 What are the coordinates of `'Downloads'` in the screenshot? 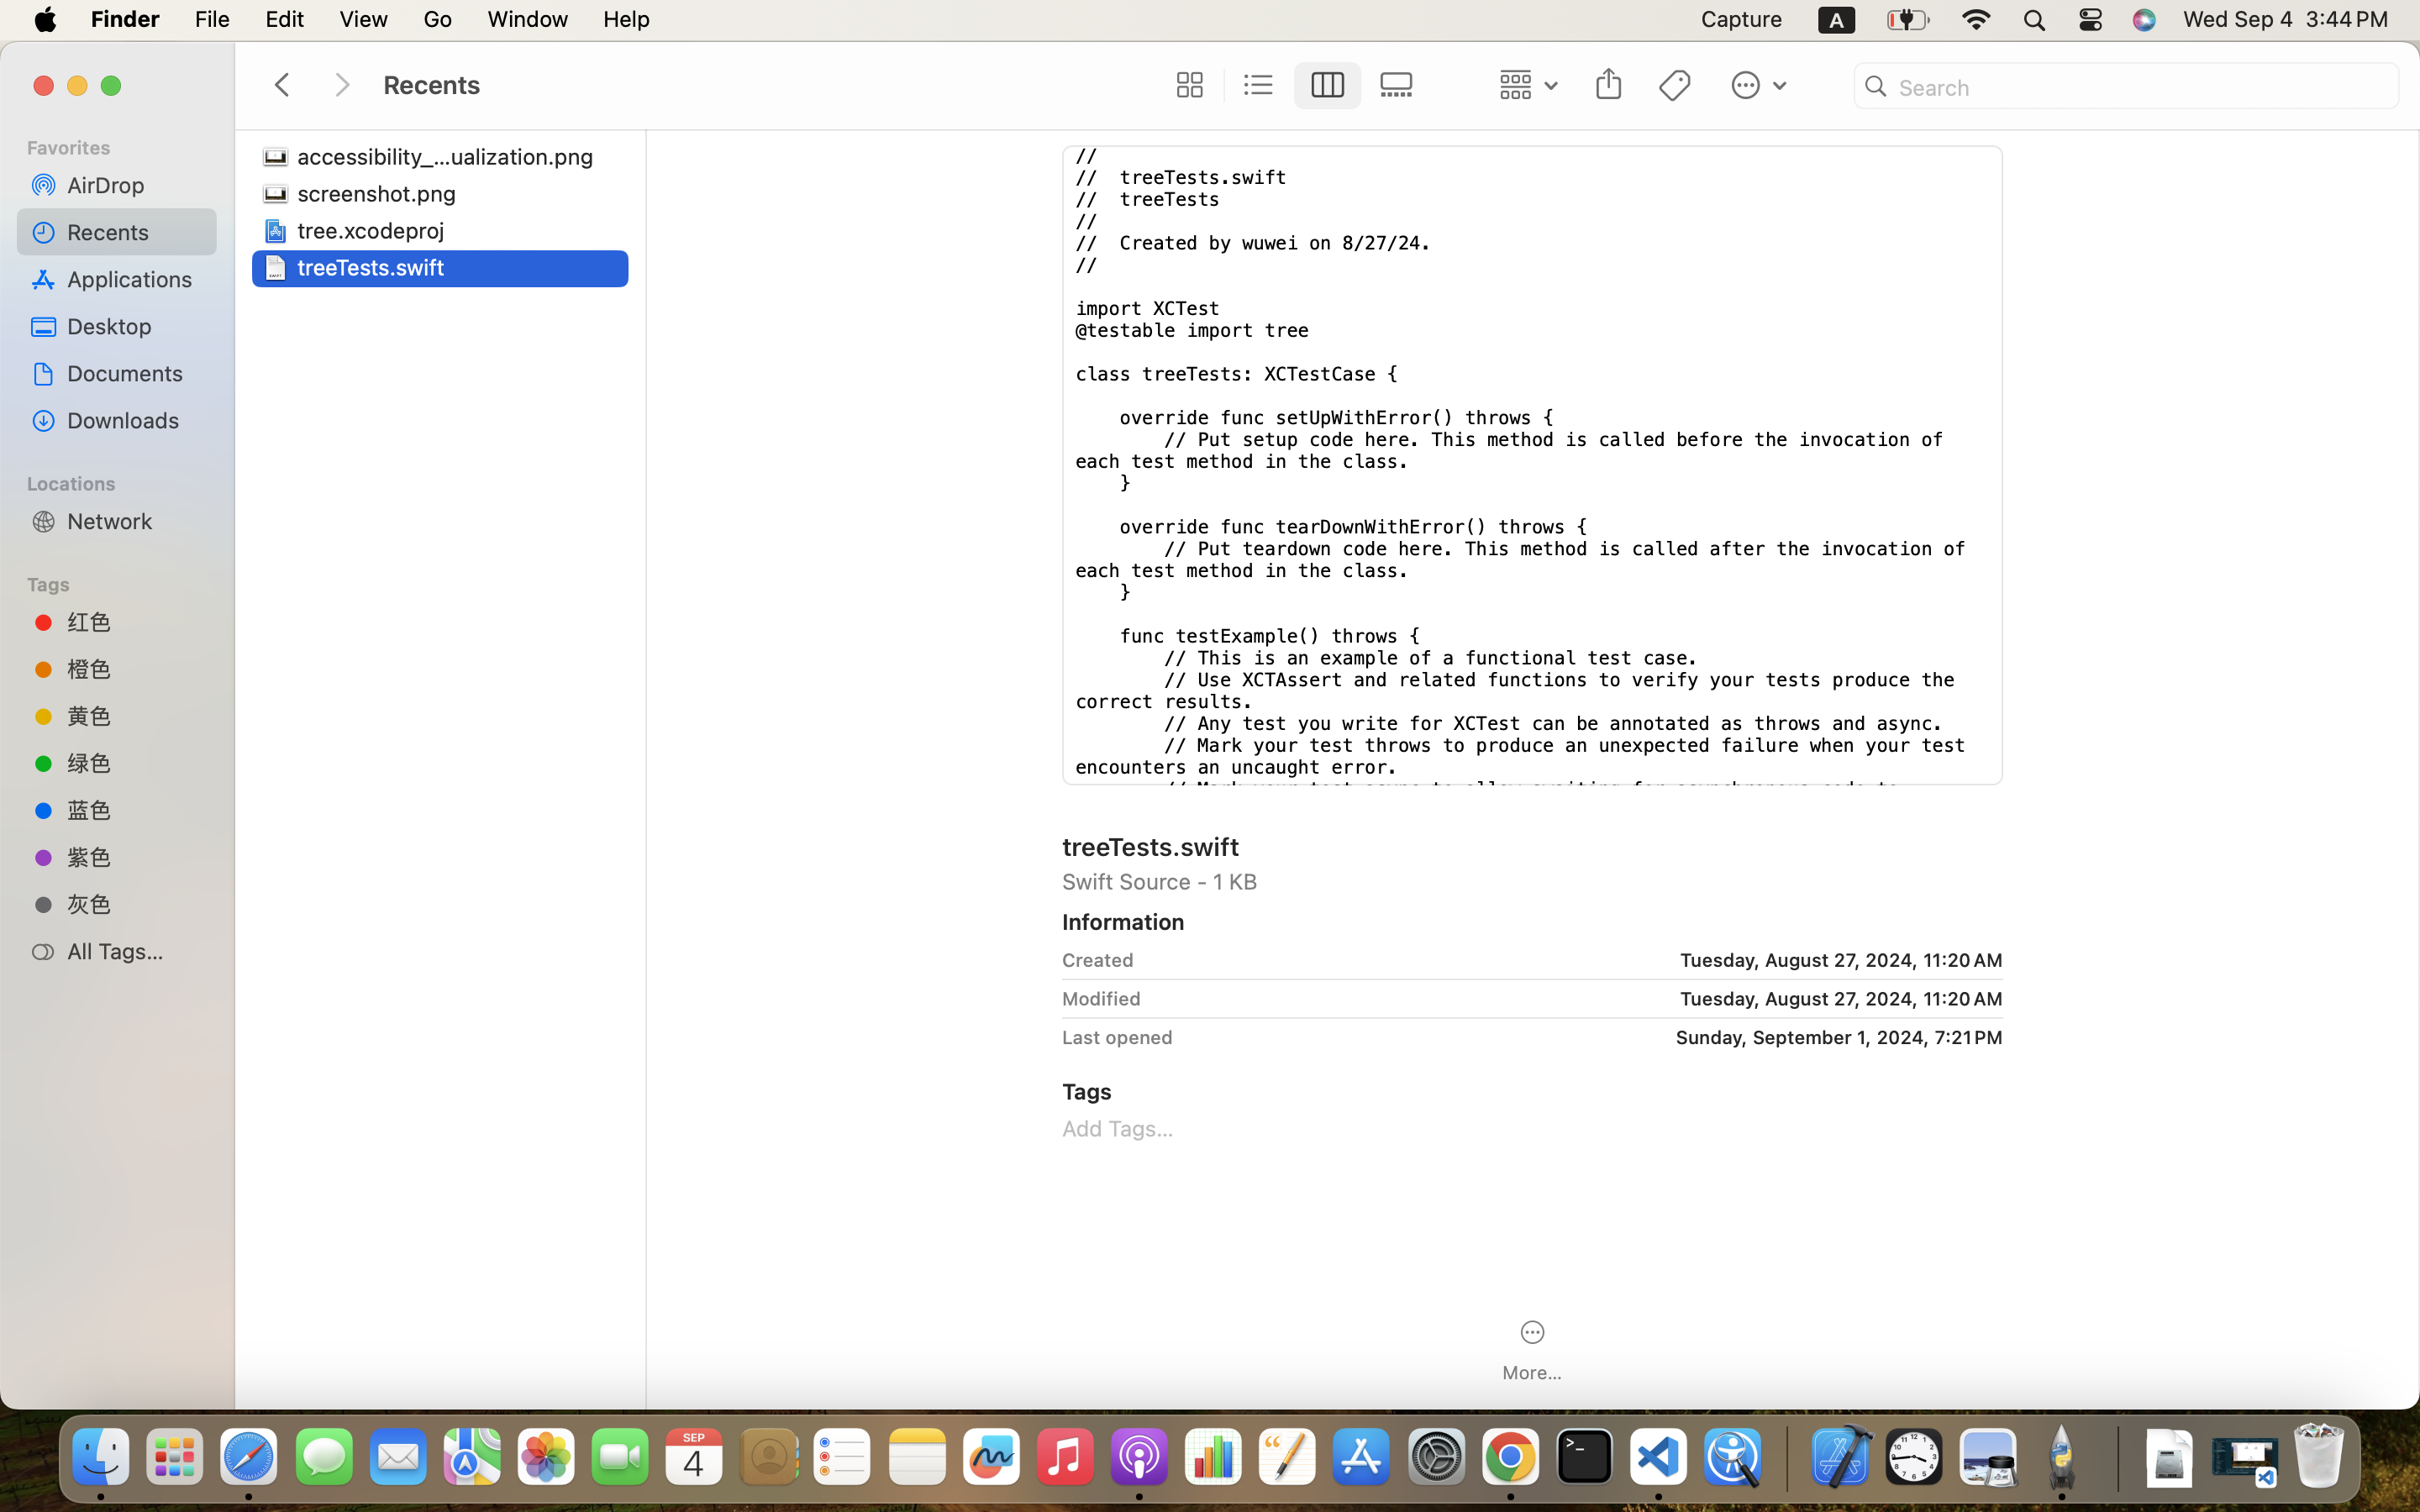 It's located at (134, 419).